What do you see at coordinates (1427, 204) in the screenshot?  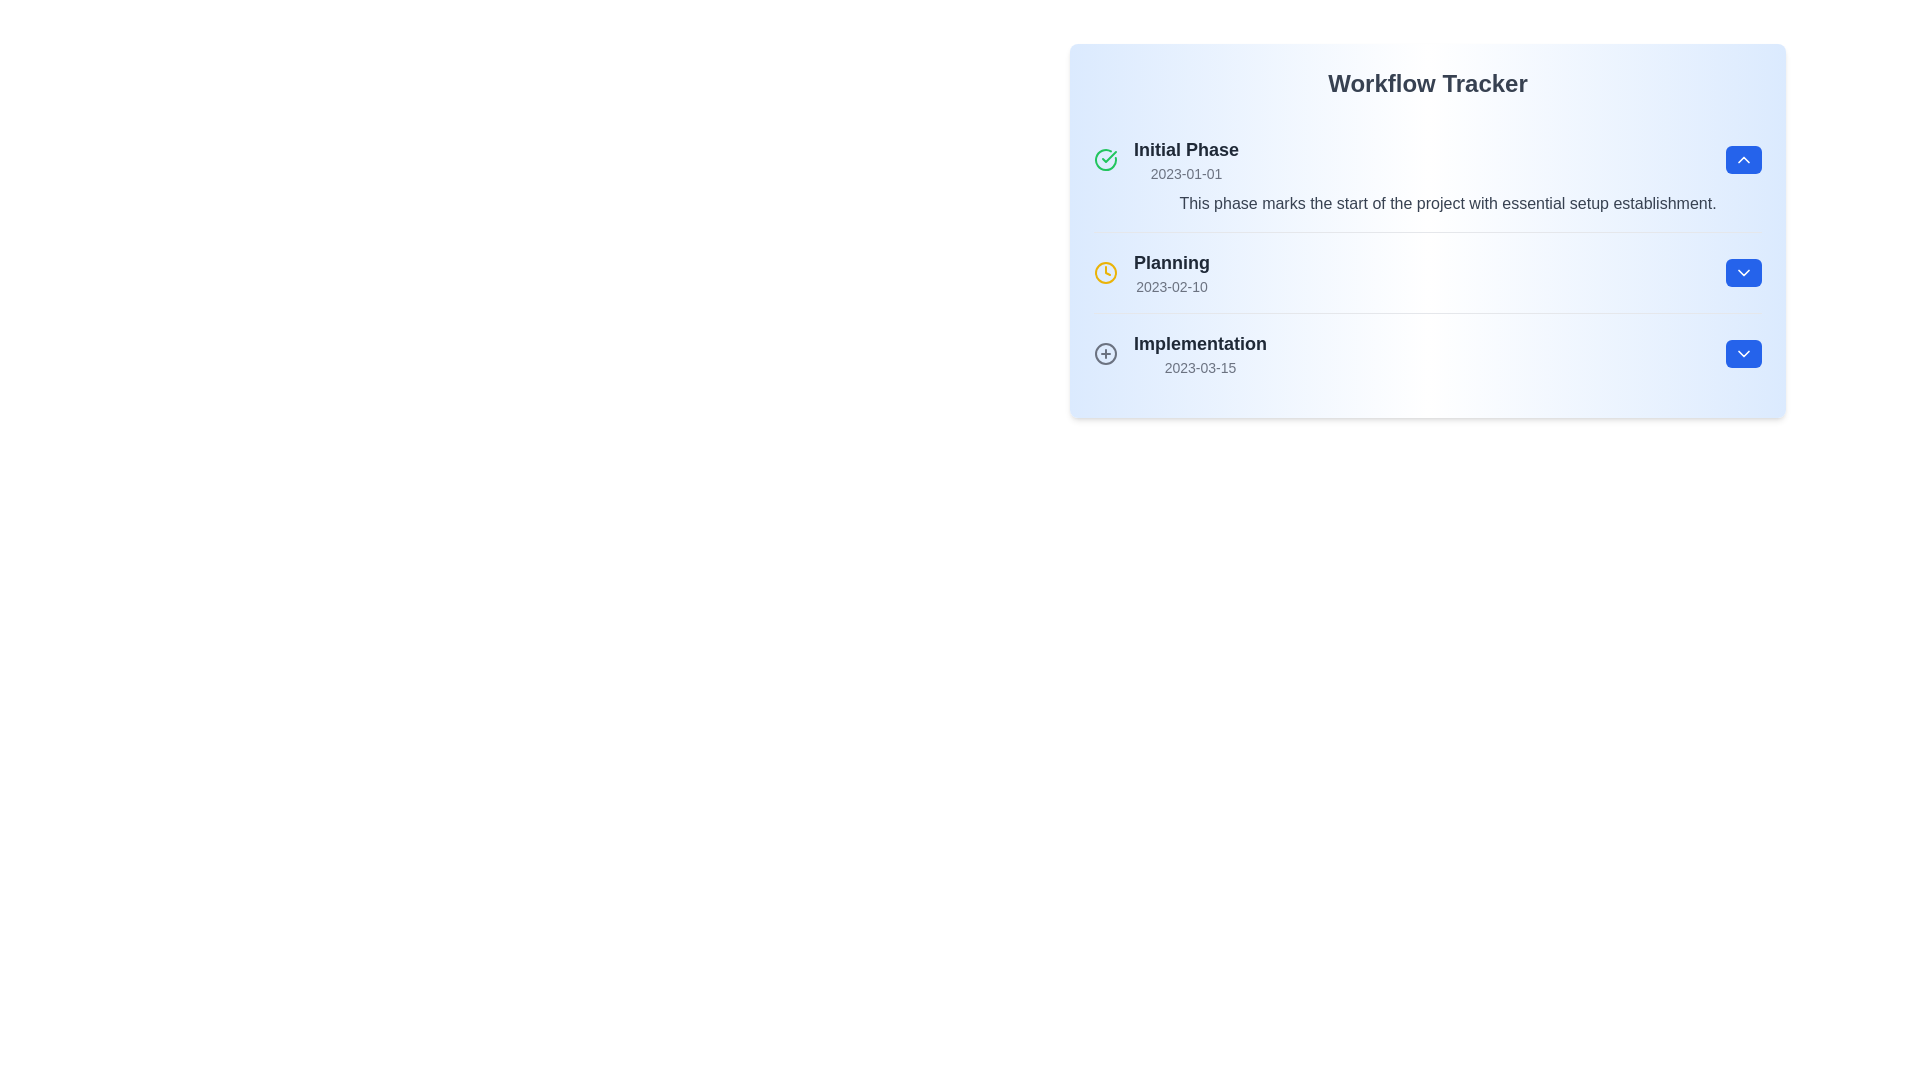 I see `the text snippet stating 'This phase marks the start of the project with essential setup establishment.' located beneath the title 'Initial Phase' in the Workflow Tracker` at bounding box center [1427, 204].